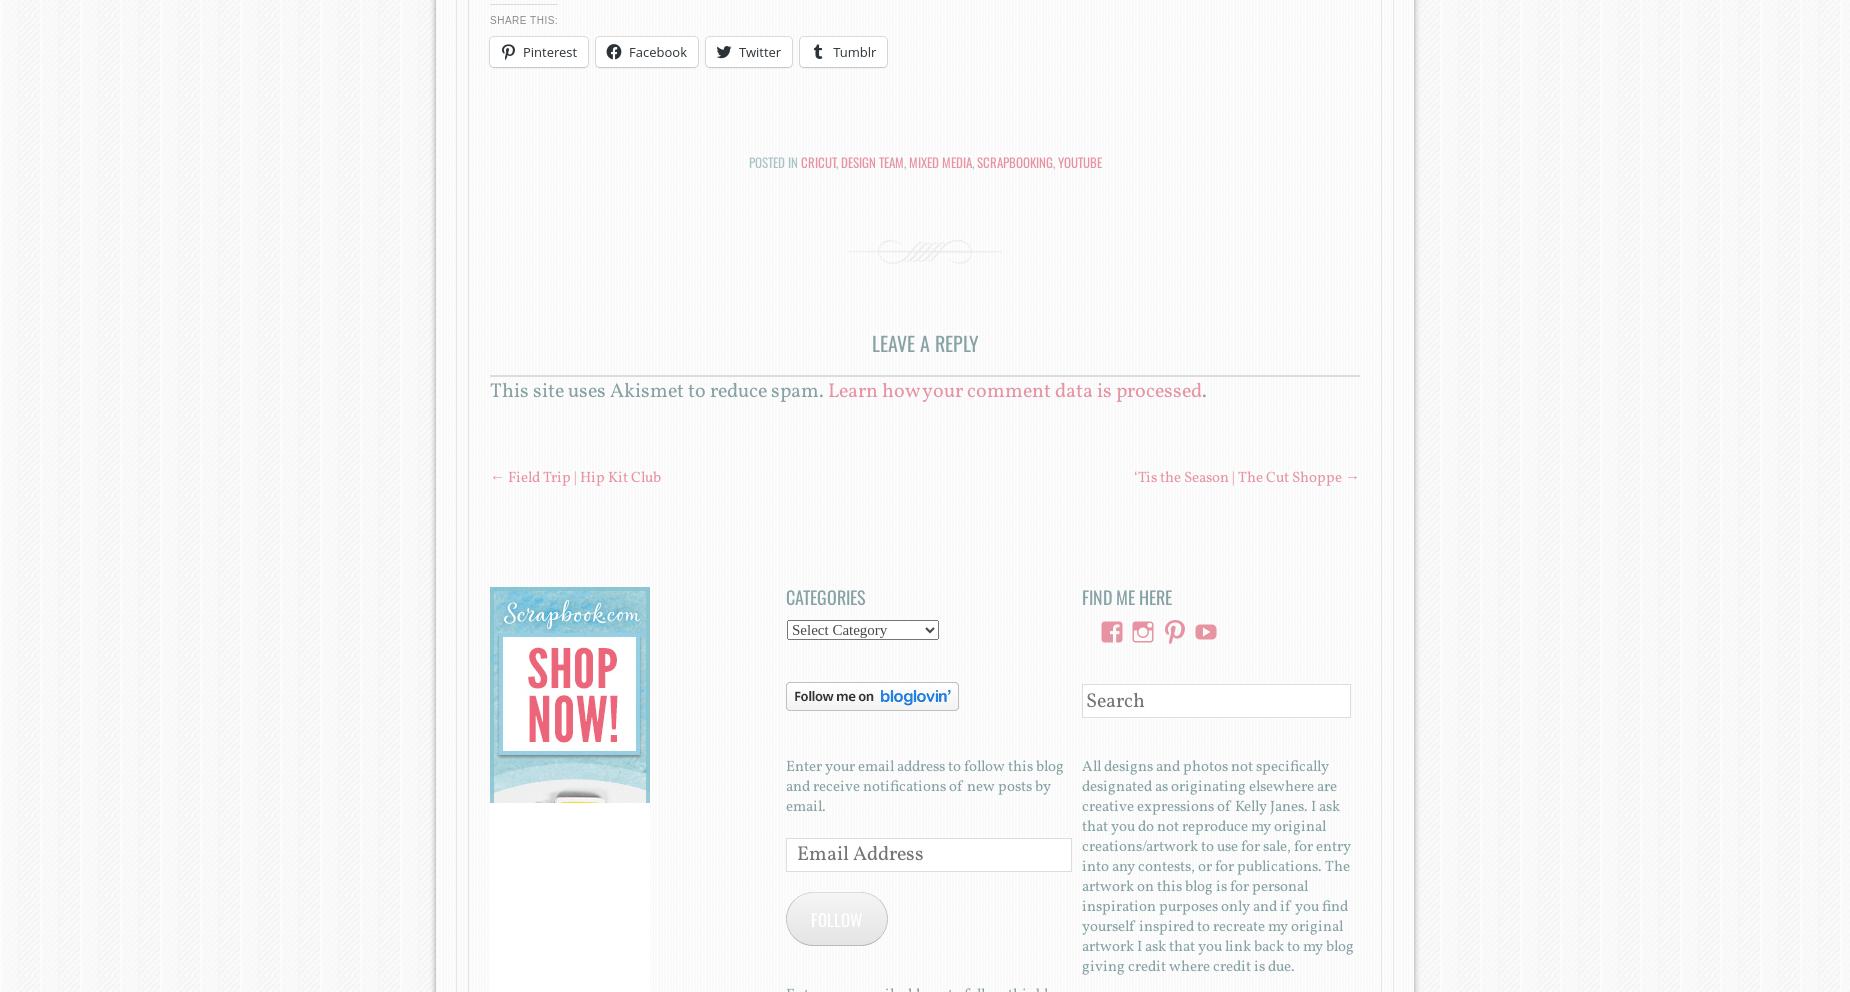  What do you see at coordinates (924, 342) in the screenshot?
I see `'Leave a Reply'` at bounding box center [924, 342].